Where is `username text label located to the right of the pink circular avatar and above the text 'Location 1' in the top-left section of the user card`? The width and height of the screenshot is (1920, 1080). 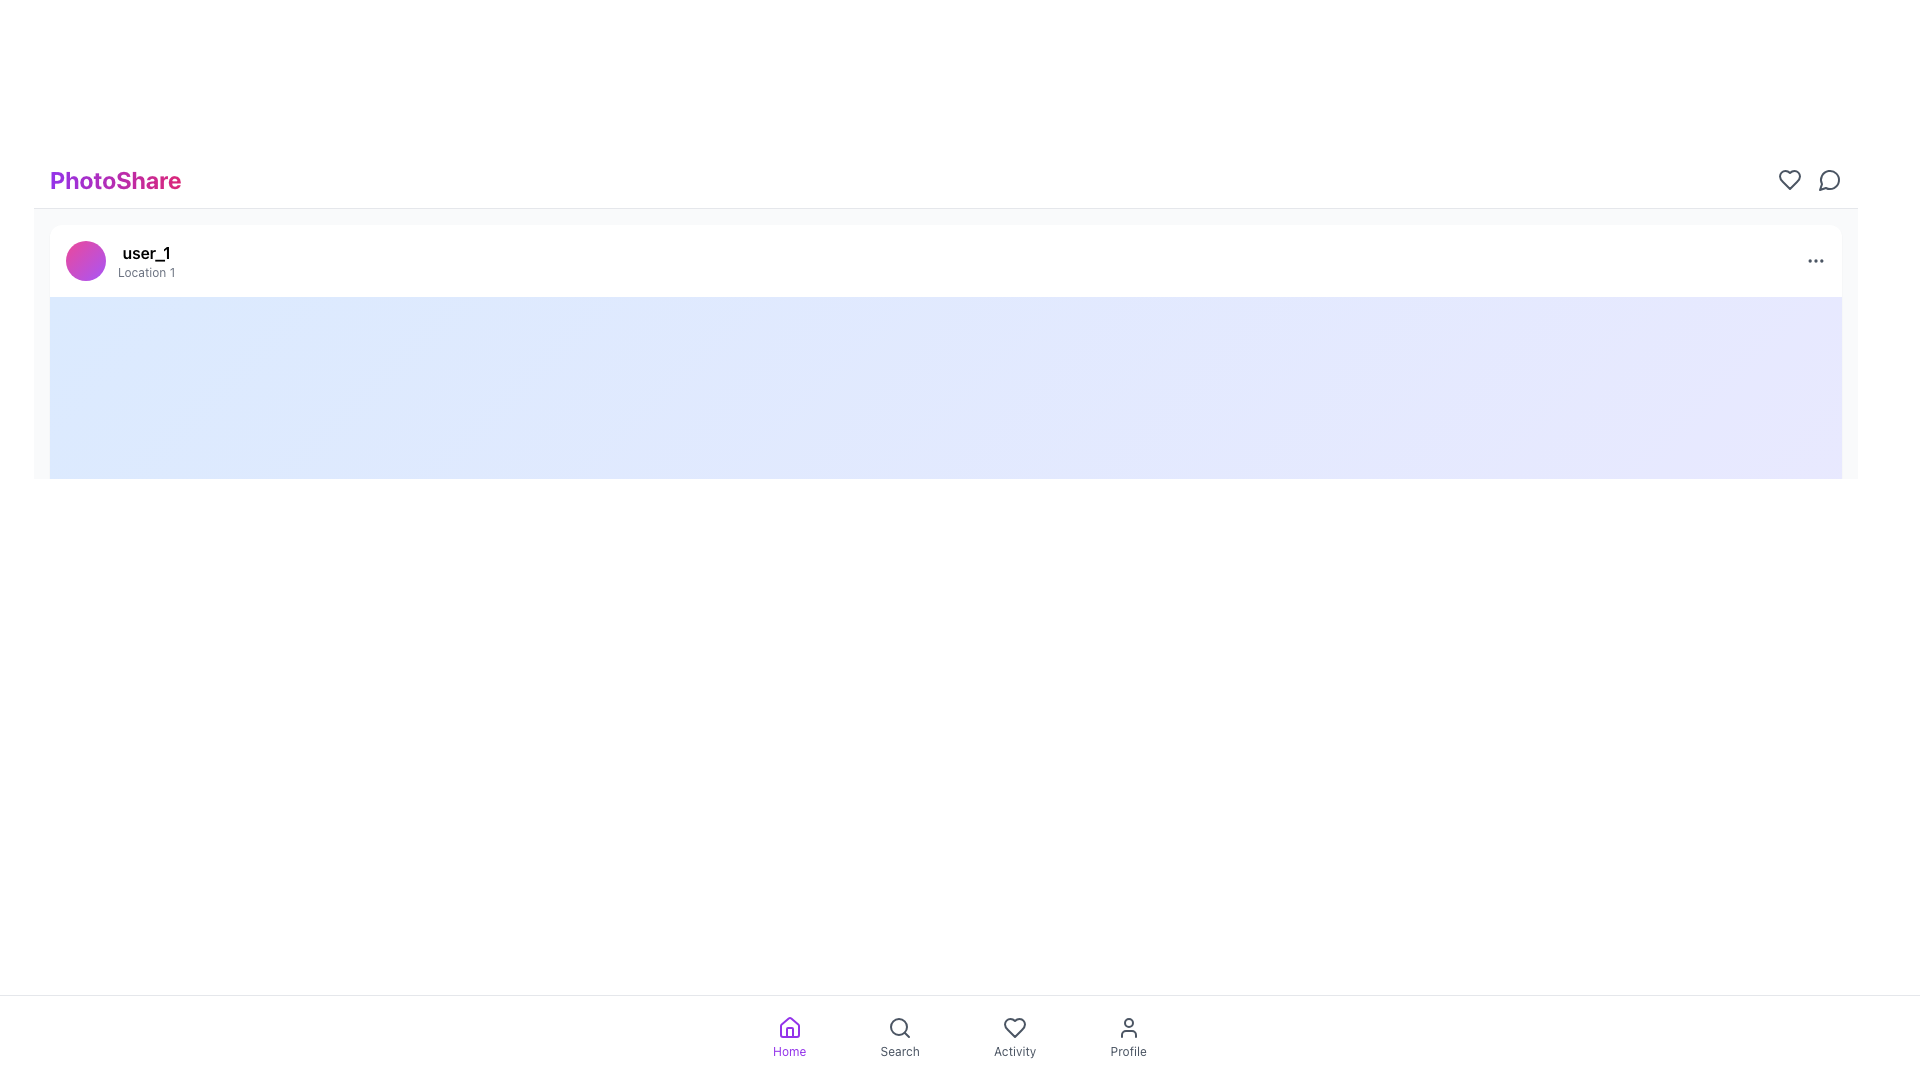
username text label located to the right of the pink circular avatar and above the text 'Location 1' in the top-left section of the user card is located at coordinates (145, 252).